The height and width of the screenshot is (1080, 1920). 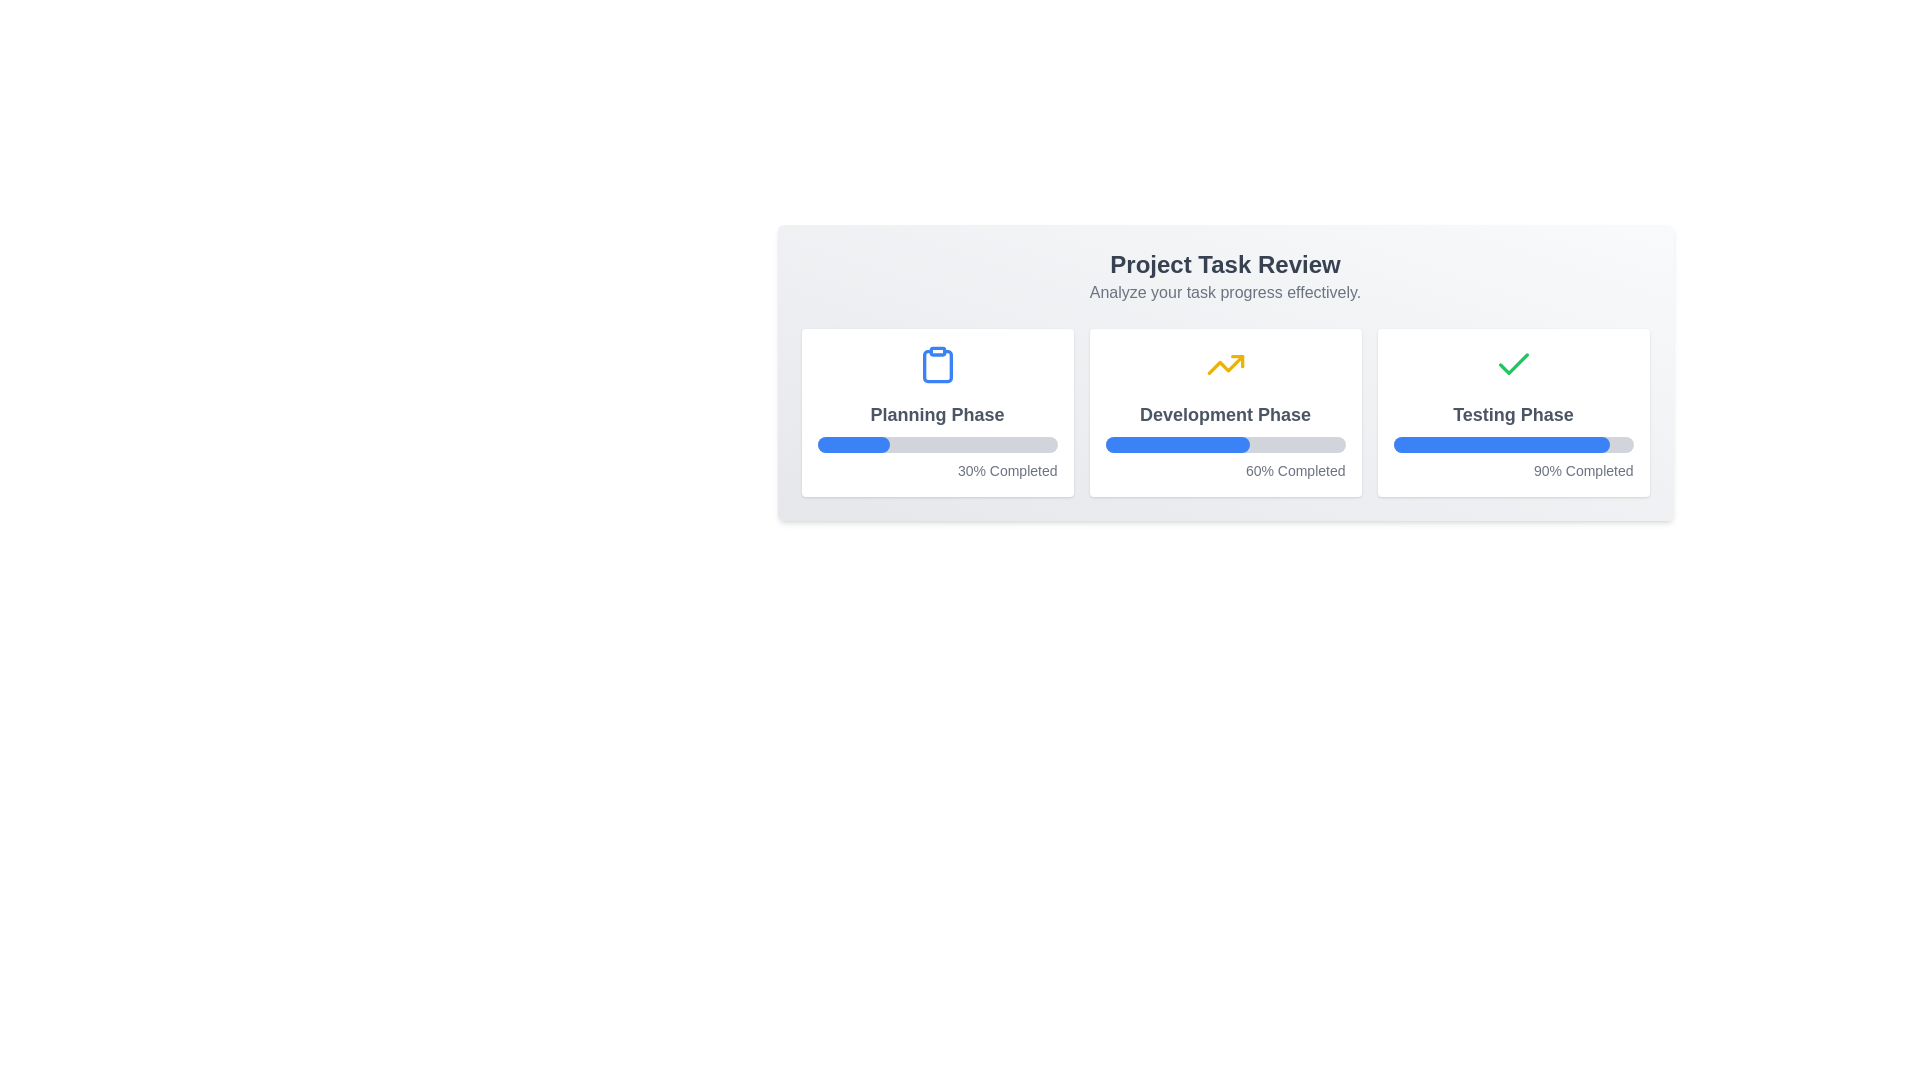 What do you see at coordinates (936, 411) in the screenshot?
I see `the progress bar on the 'Planning Phase' progress tracking card, which features a blue icon and a title in dark gray, to visually understand the progress indicated by the blue segment of the progress bar` at bounding box center [936, 411].